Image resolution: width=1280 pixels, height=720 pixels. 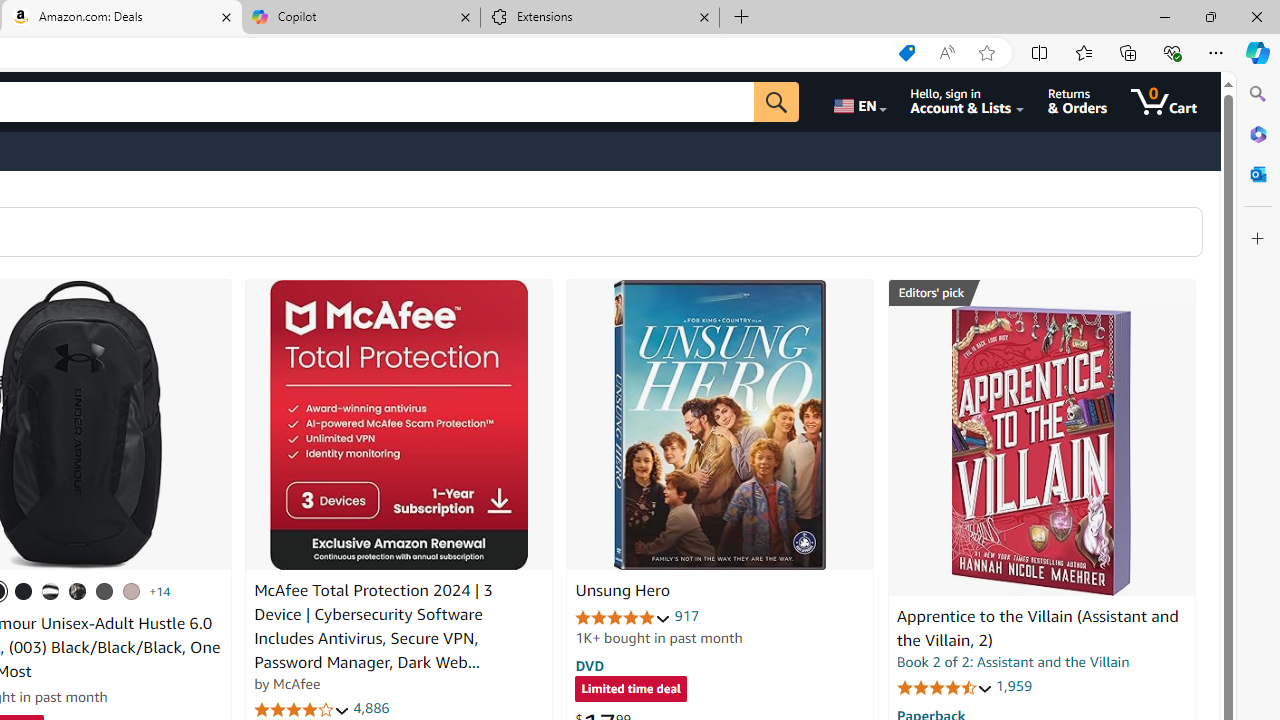 I want to click on 'Unsung Hero', so click(x=720, y=424).